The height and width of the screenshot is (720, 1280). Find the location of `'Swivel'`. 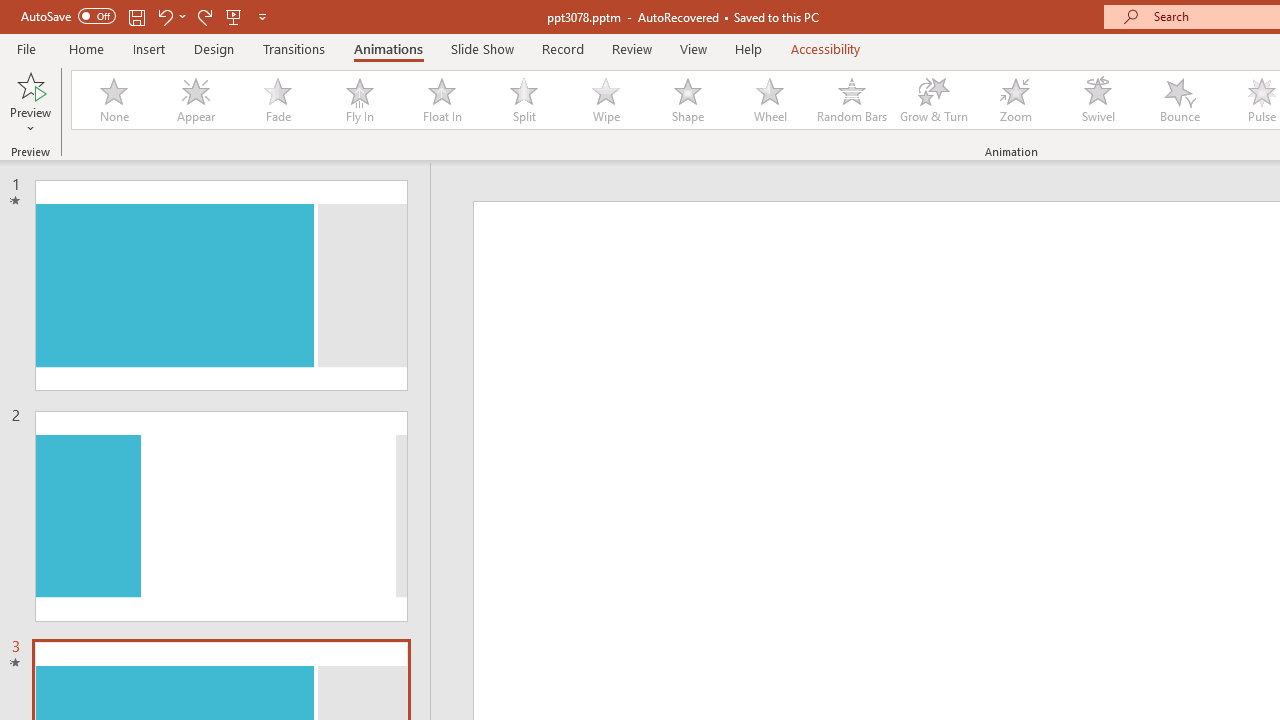

'Swivel' is located at coordinates (1097, 100).